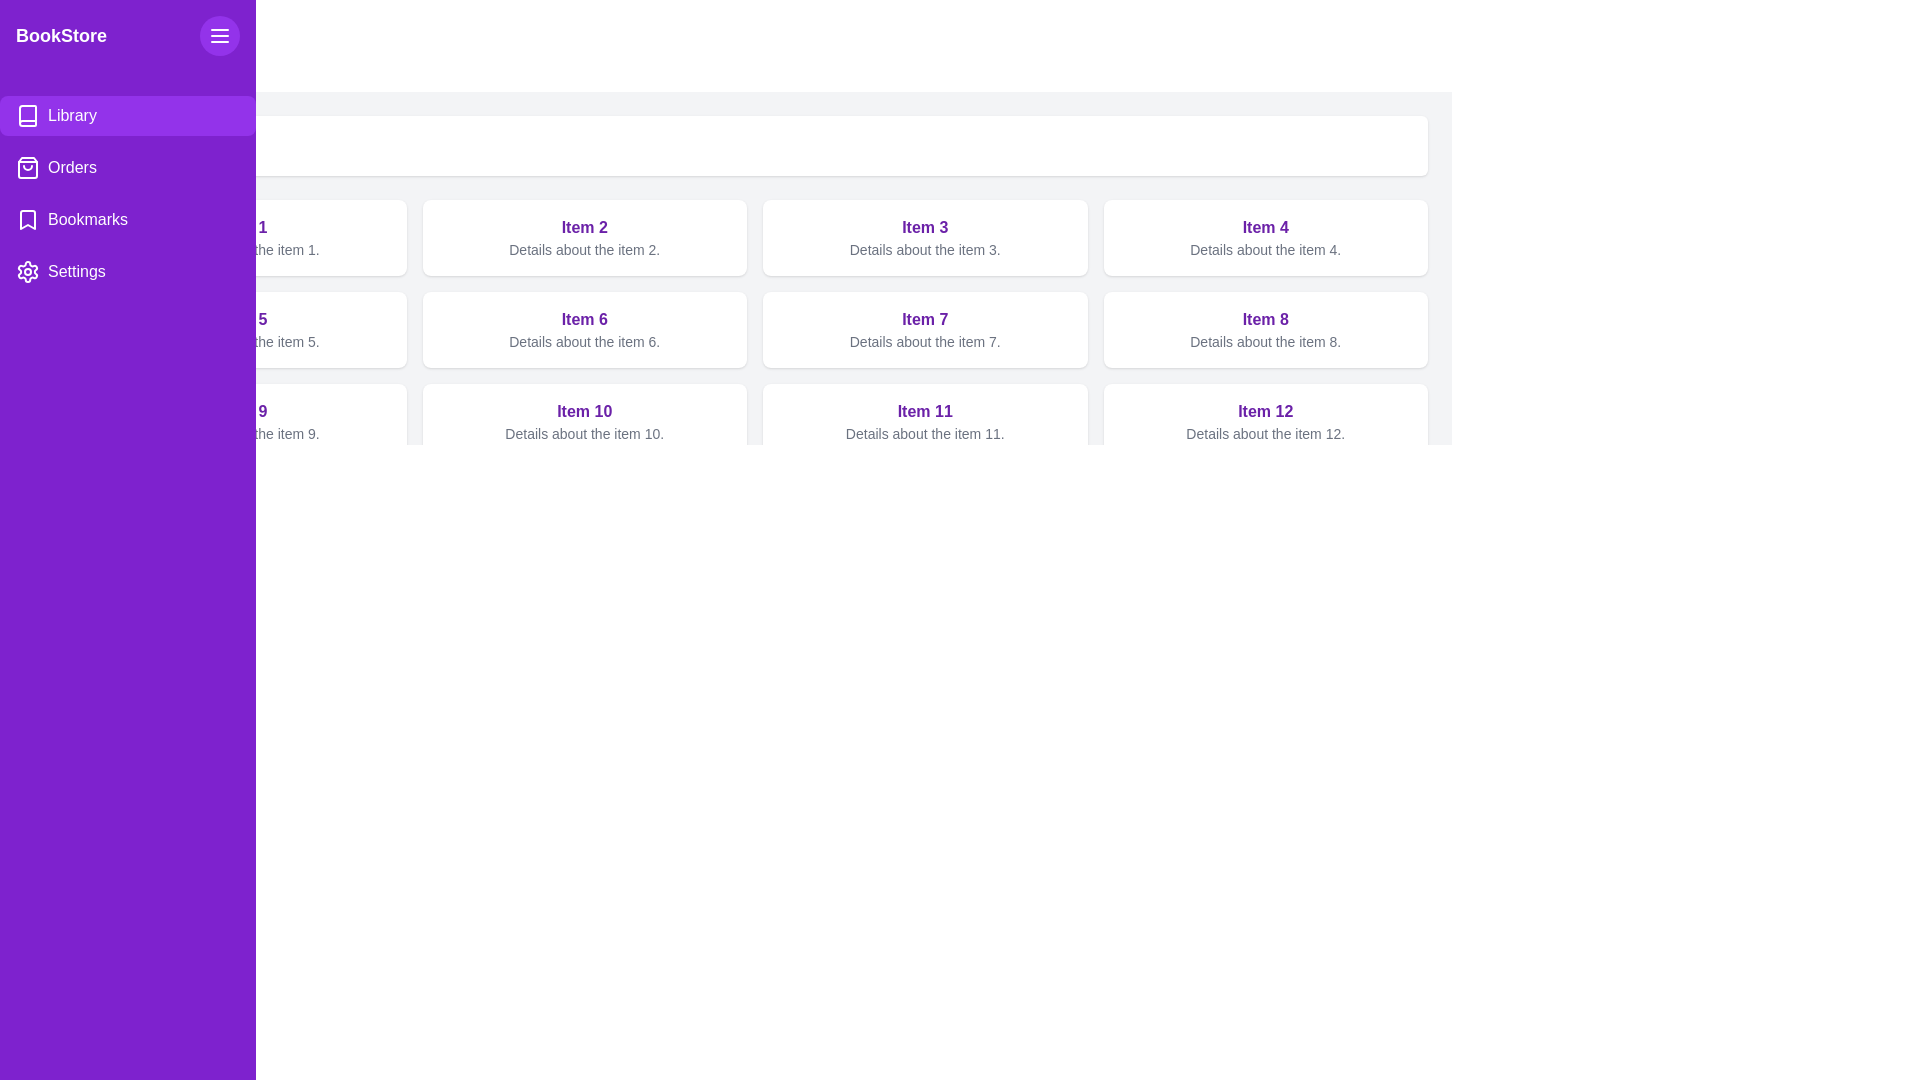 Image resolution: width=1920 pixels, height=1080 pixels. Describe the element at coordinates (220, 35) in the screenshot. I see `the menu icon represented by three horizontal lines, which is styled in white and located within a circular purple background at the top-left corner of the application interface` at that location.